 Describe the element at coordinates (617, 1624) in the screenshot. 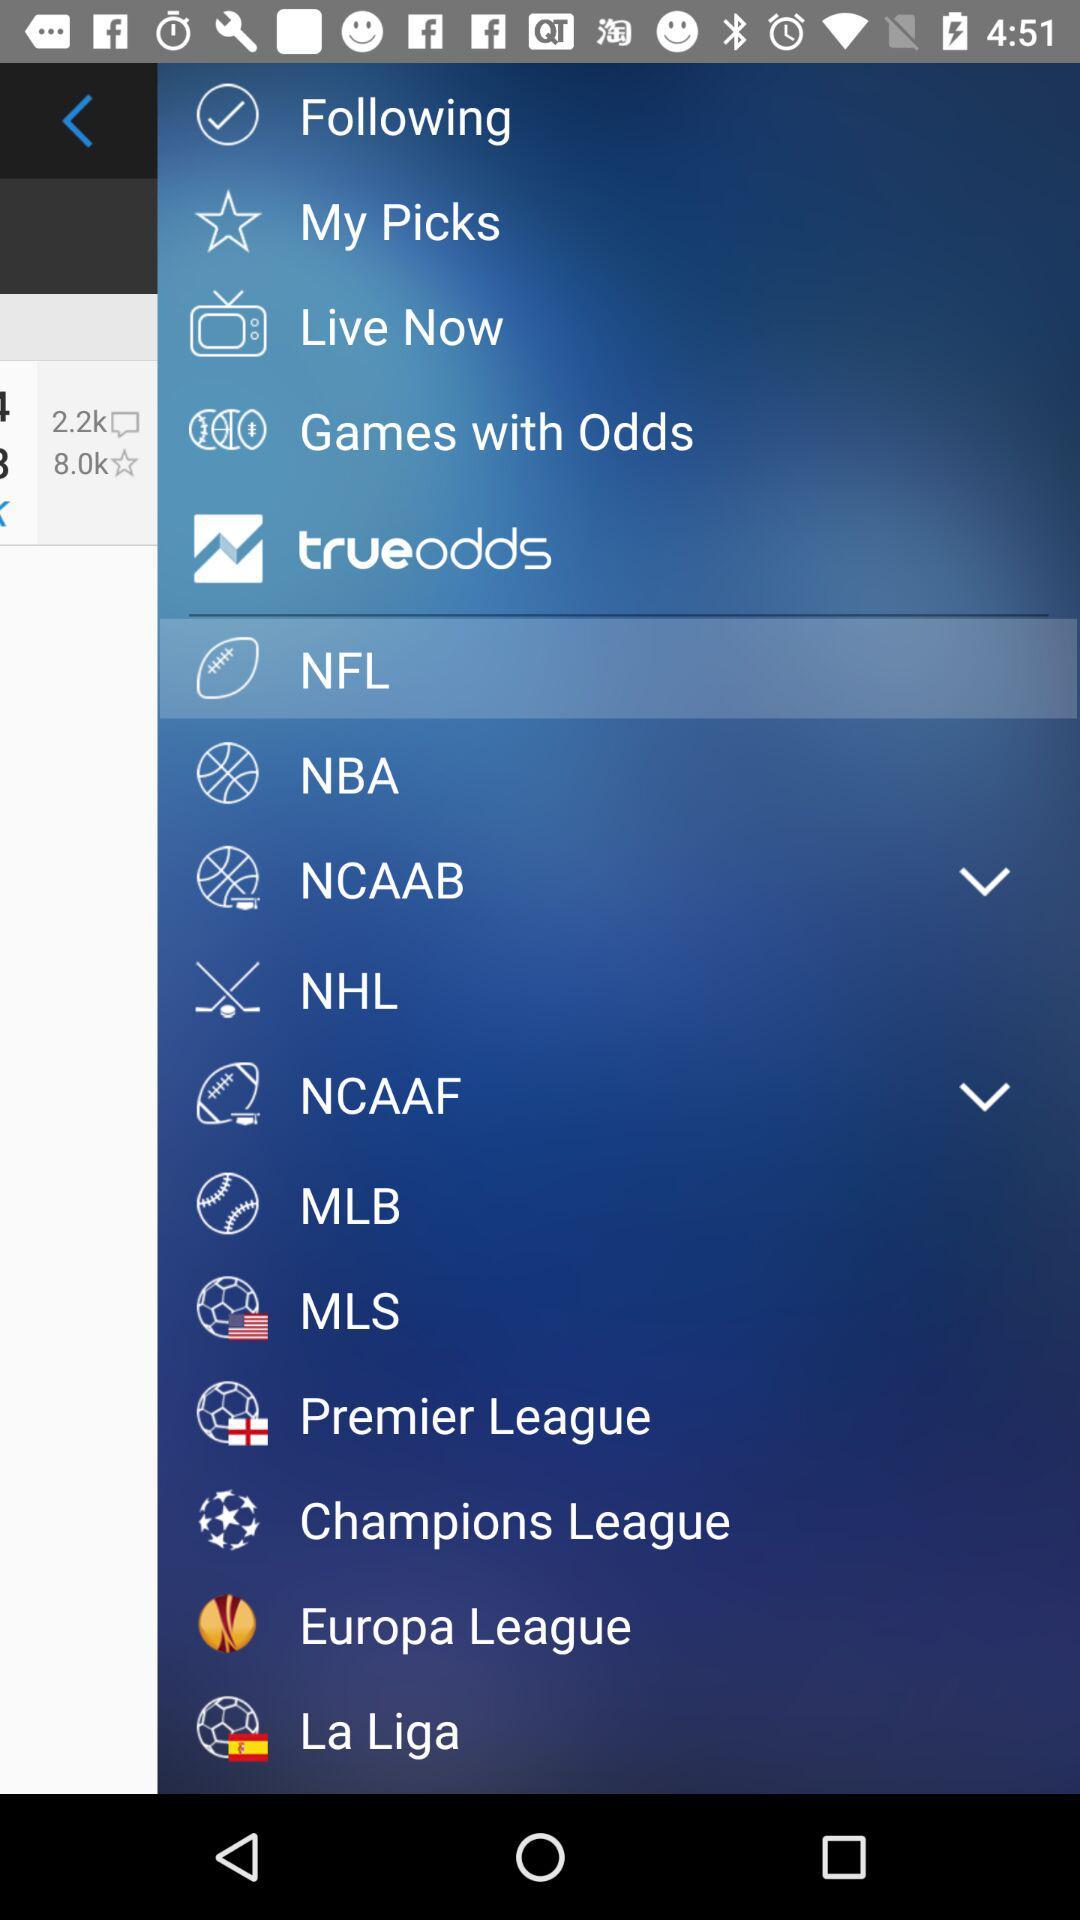

I see `the icon below the champions league icon` at that location.